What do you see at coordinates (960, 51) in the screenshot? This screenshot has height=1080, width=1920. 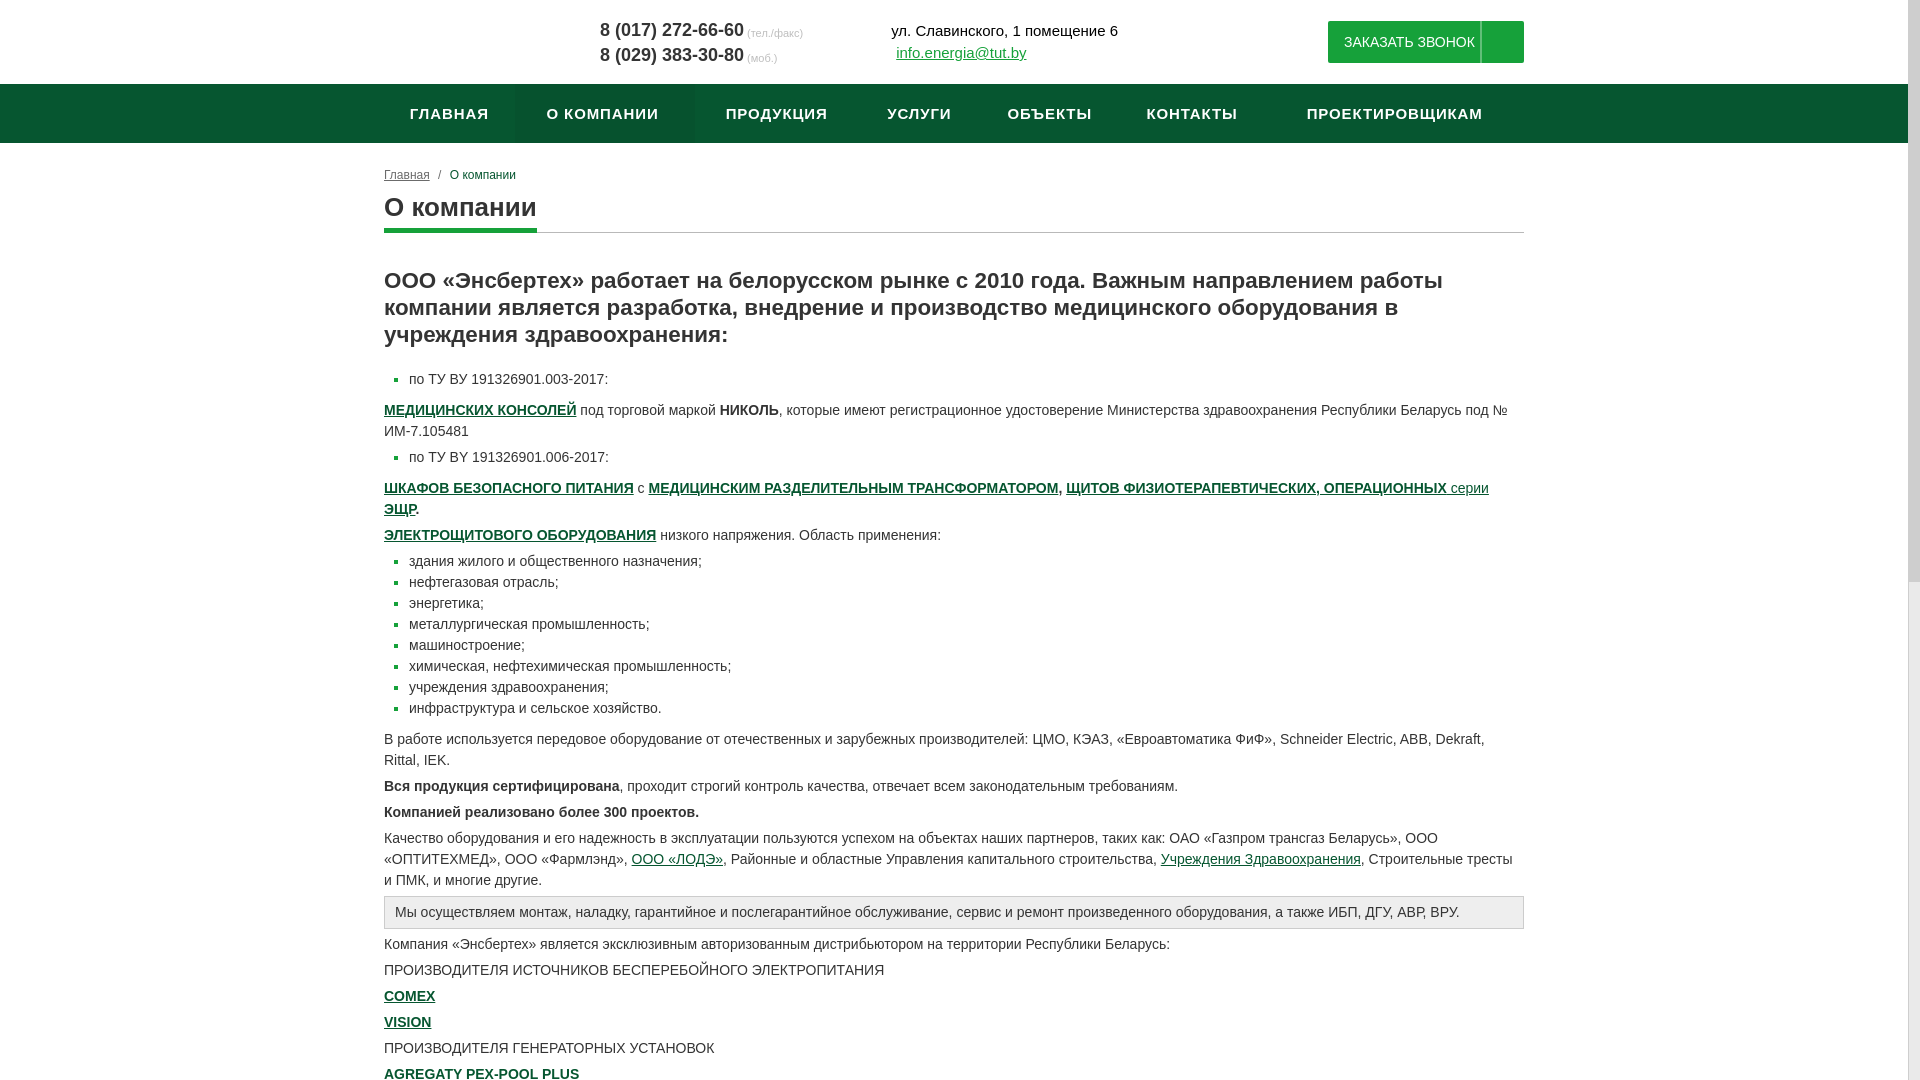 I see `'info.energia@tut.by'` at bounding box center [960, 51].